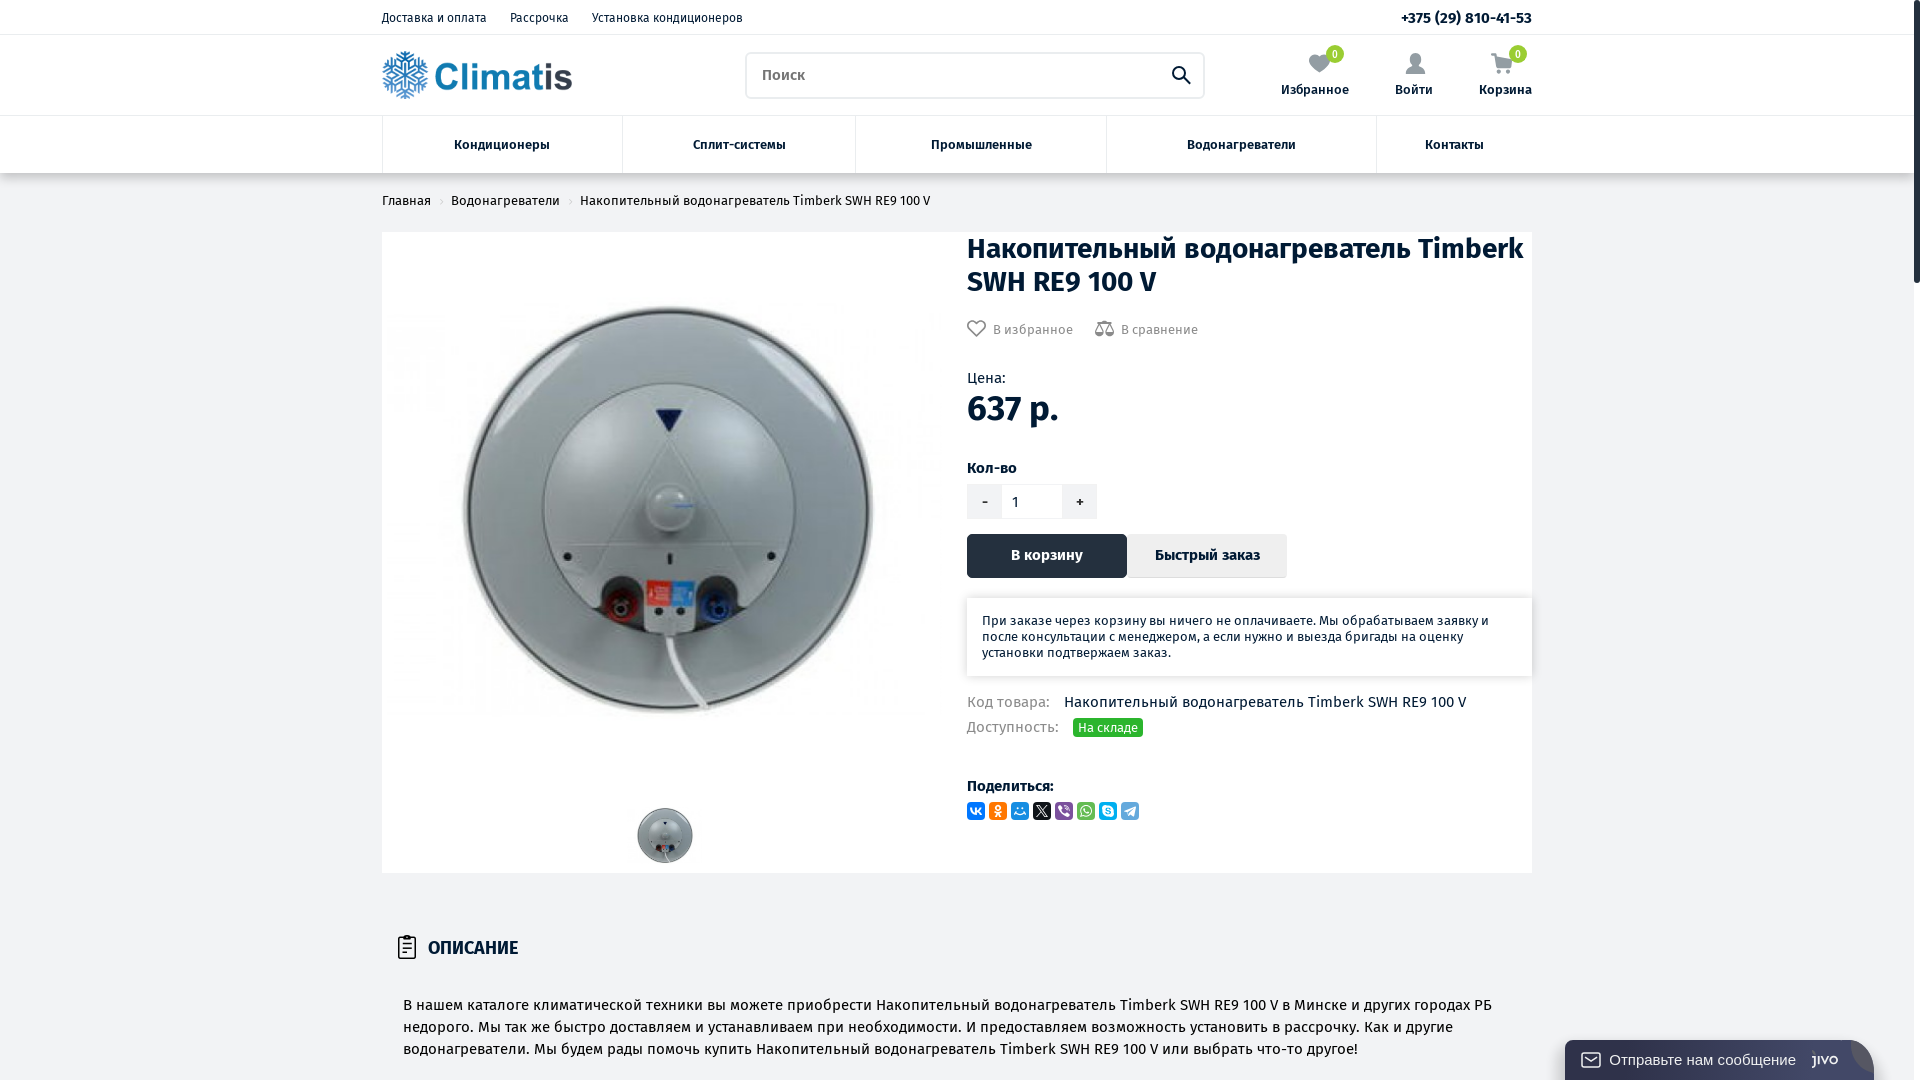 The height and width of the screenshot is (1080, 1920). What do you see at coordinates (1466, 18) in the screenshot?
I see `'+375 (29) 810-41-53'` at bounding box center [1466, 18].